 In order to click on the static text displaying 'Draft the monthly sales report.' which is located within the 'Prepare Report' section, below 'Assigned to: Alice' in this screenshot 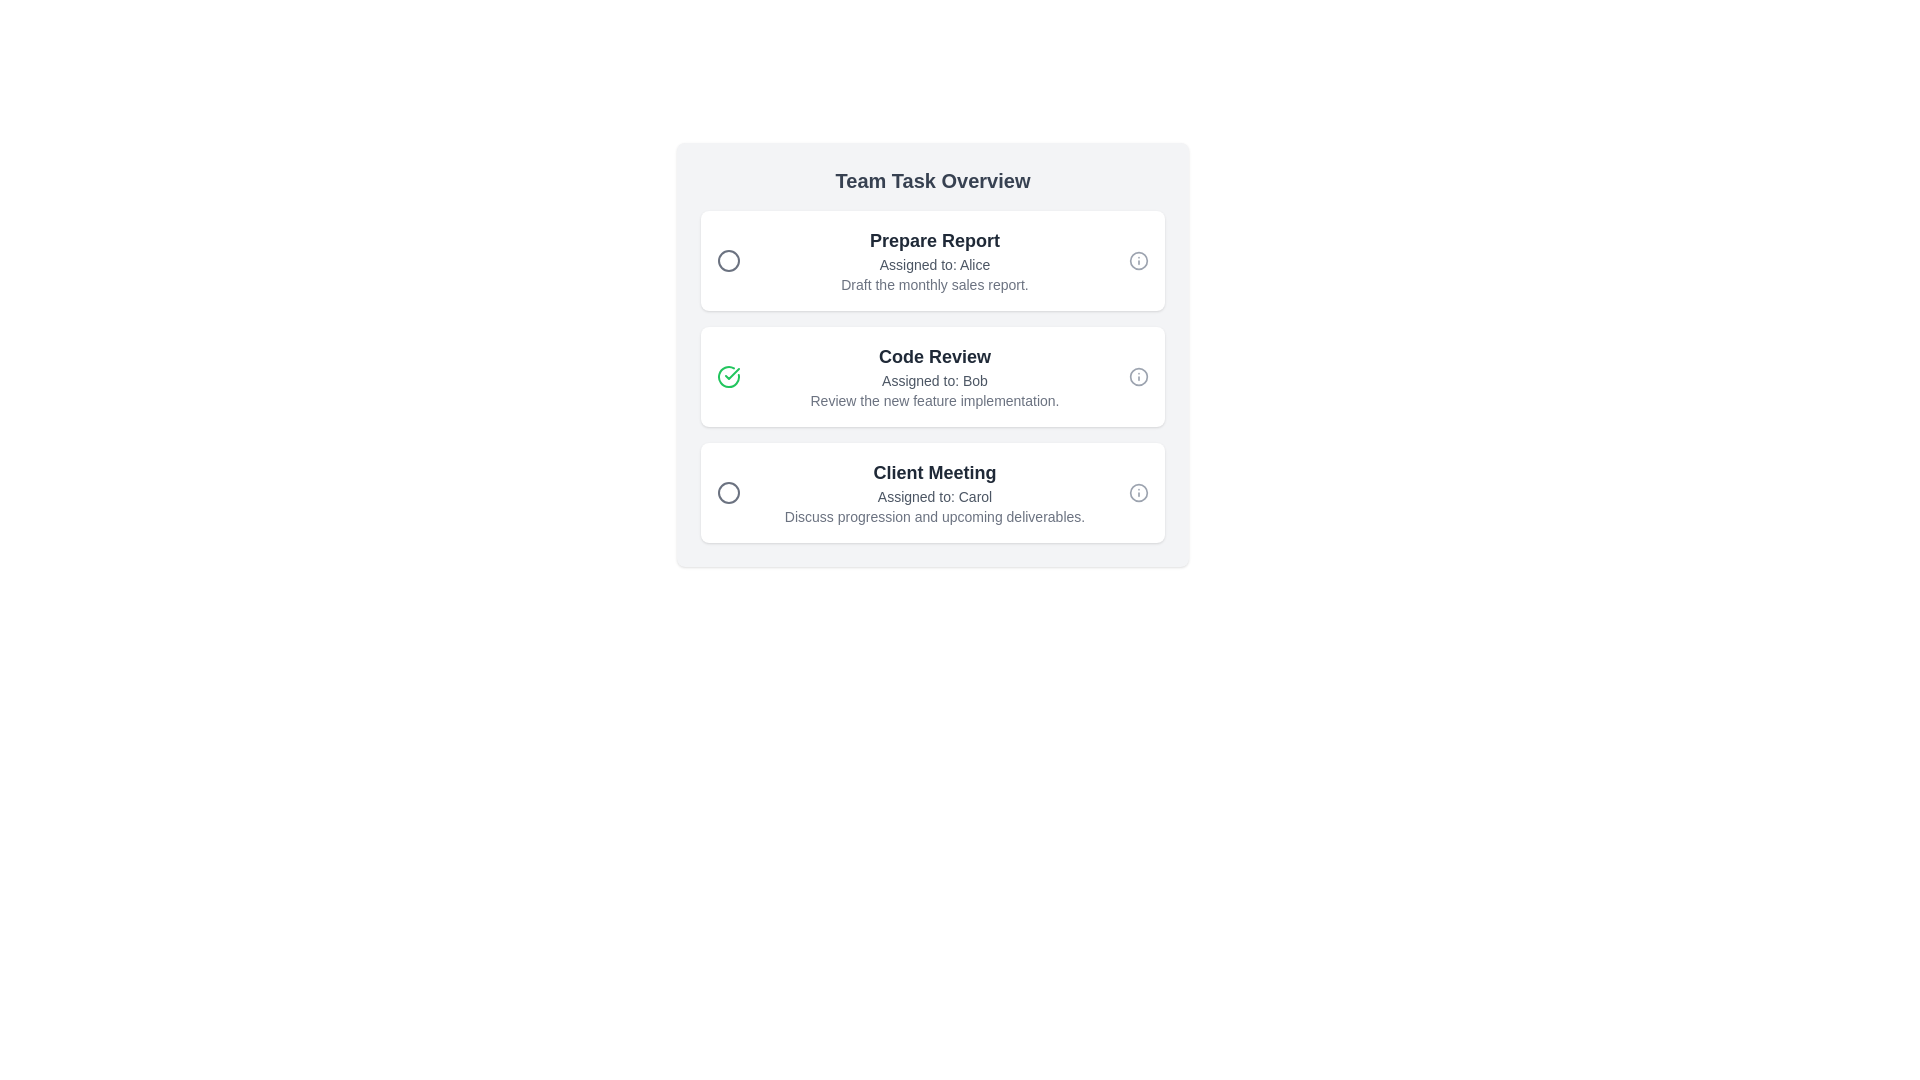, I will do `click(934, 285)`.